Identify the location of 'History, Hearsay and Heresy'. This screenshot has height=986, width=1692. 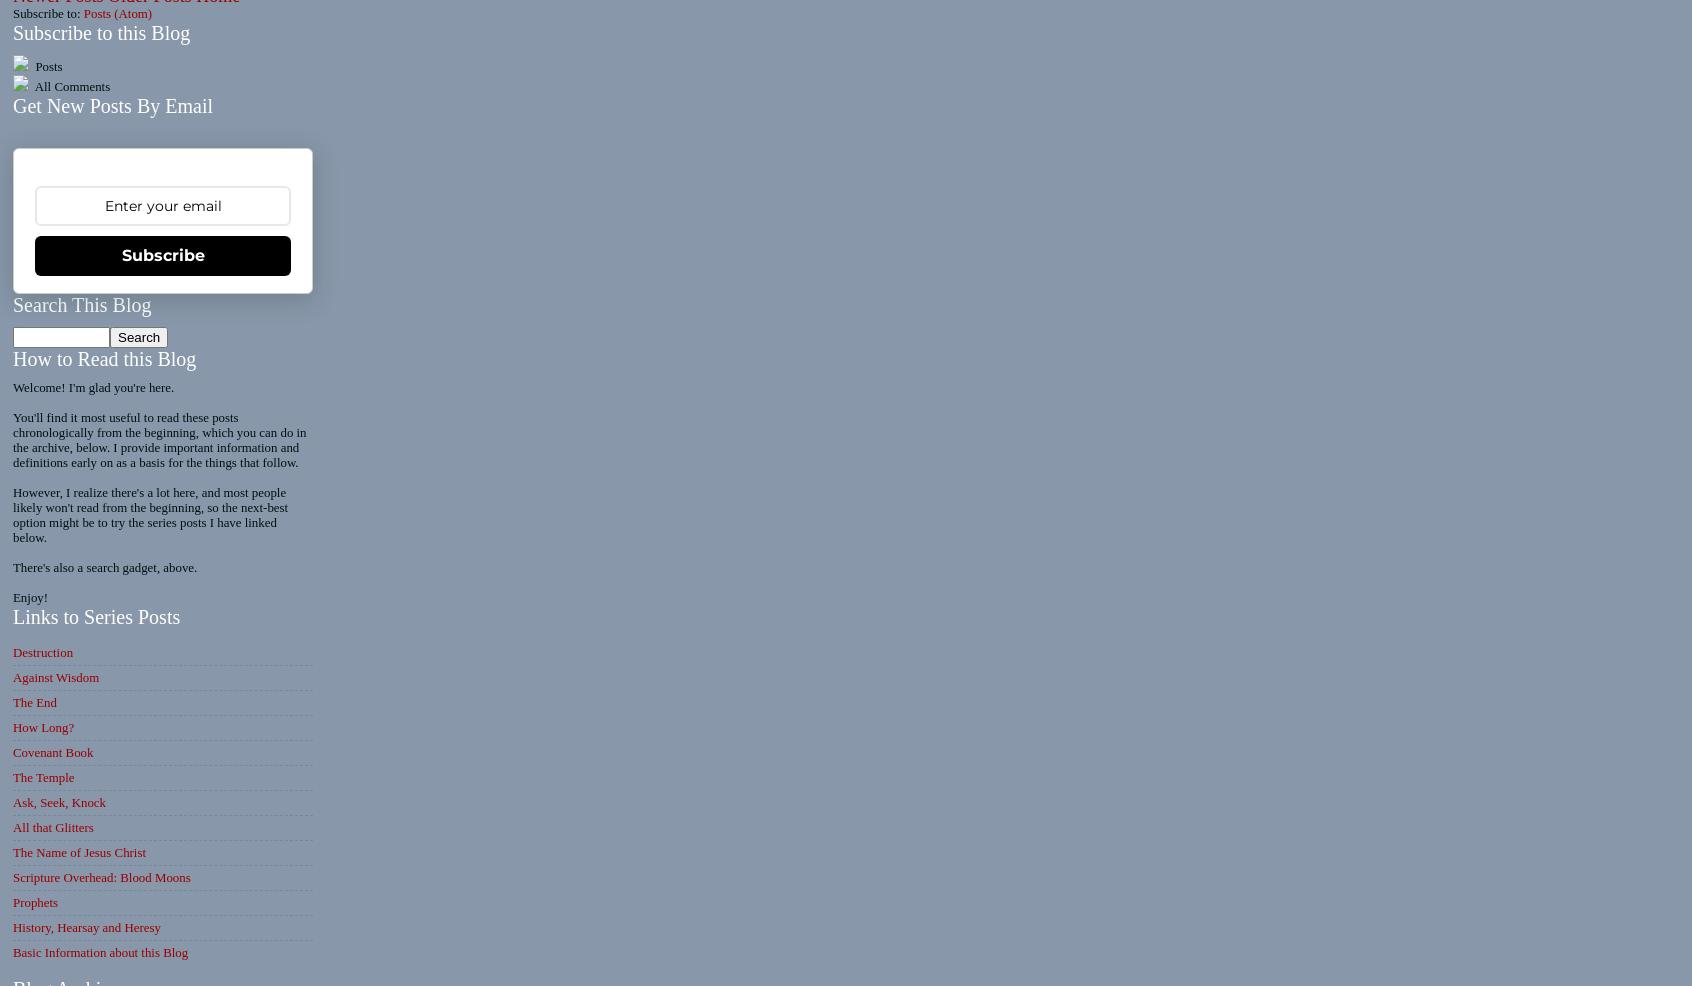
(86, 927).